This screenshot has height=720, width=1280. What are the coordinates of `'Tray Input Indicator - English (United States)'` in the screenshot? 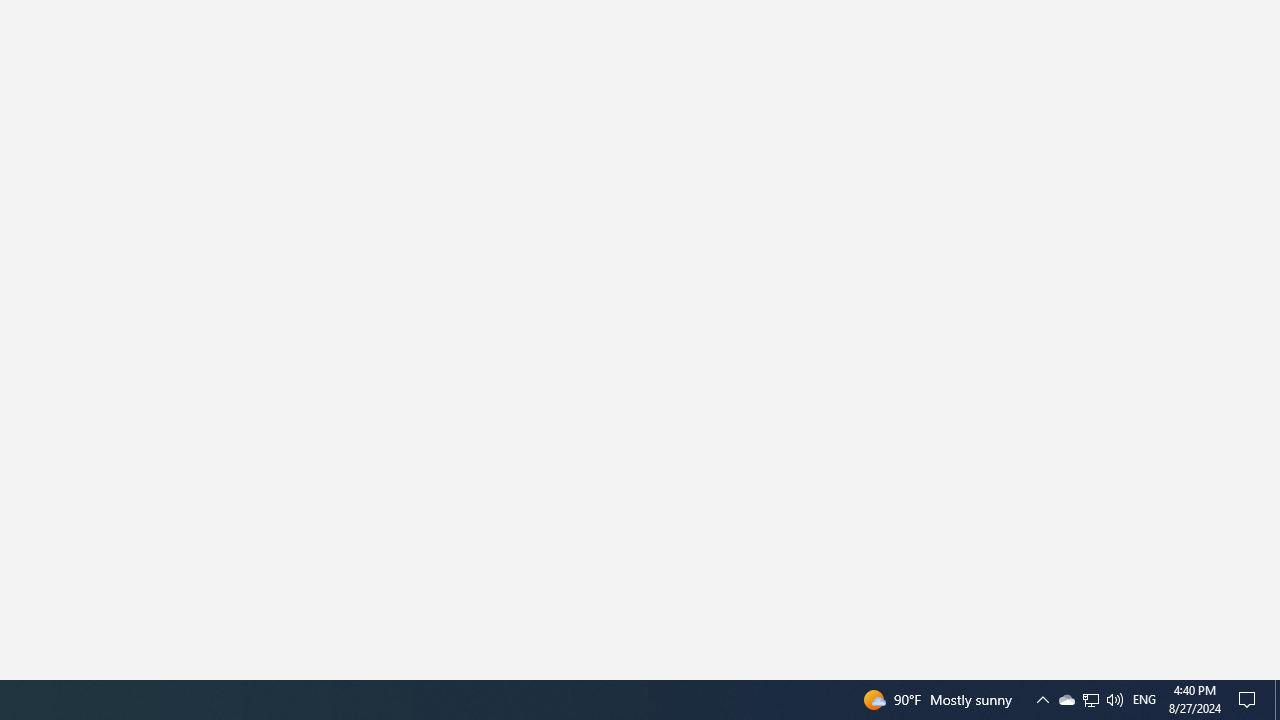 It's located at (1113, 698).